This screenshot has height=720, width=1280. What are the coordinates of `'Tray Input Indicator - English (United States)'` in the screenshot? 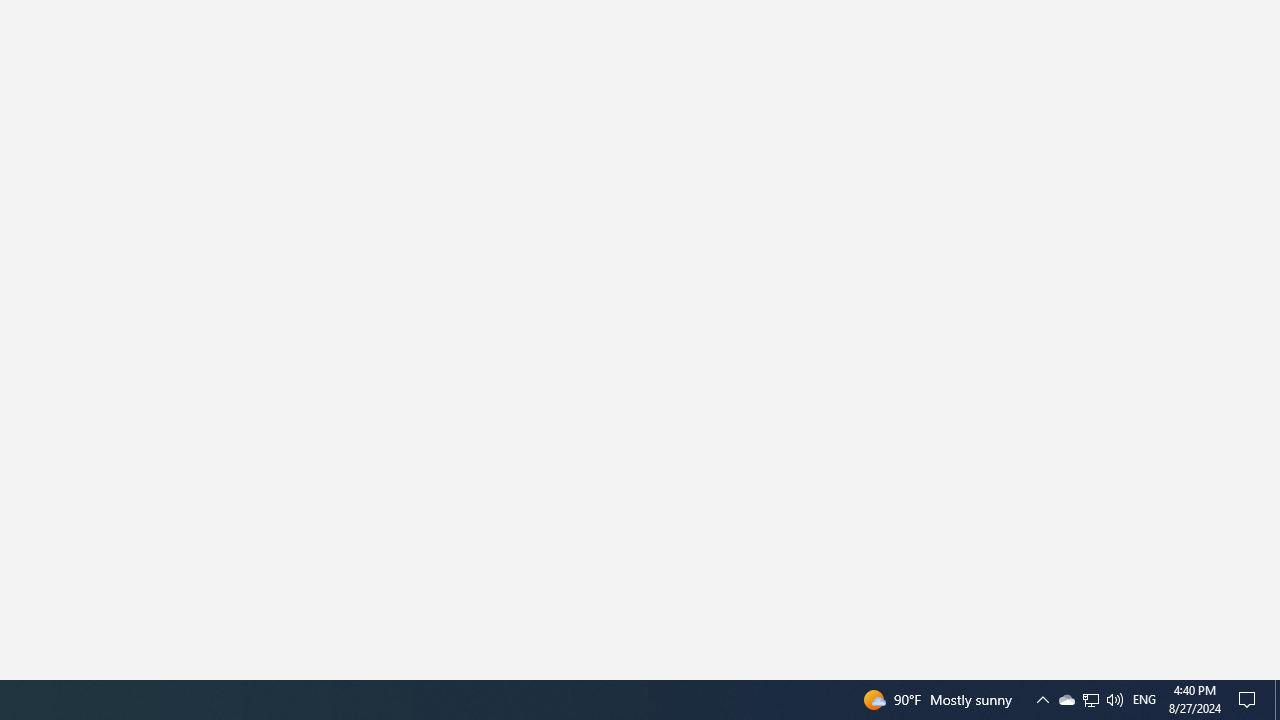 It's located at (1113, 698).